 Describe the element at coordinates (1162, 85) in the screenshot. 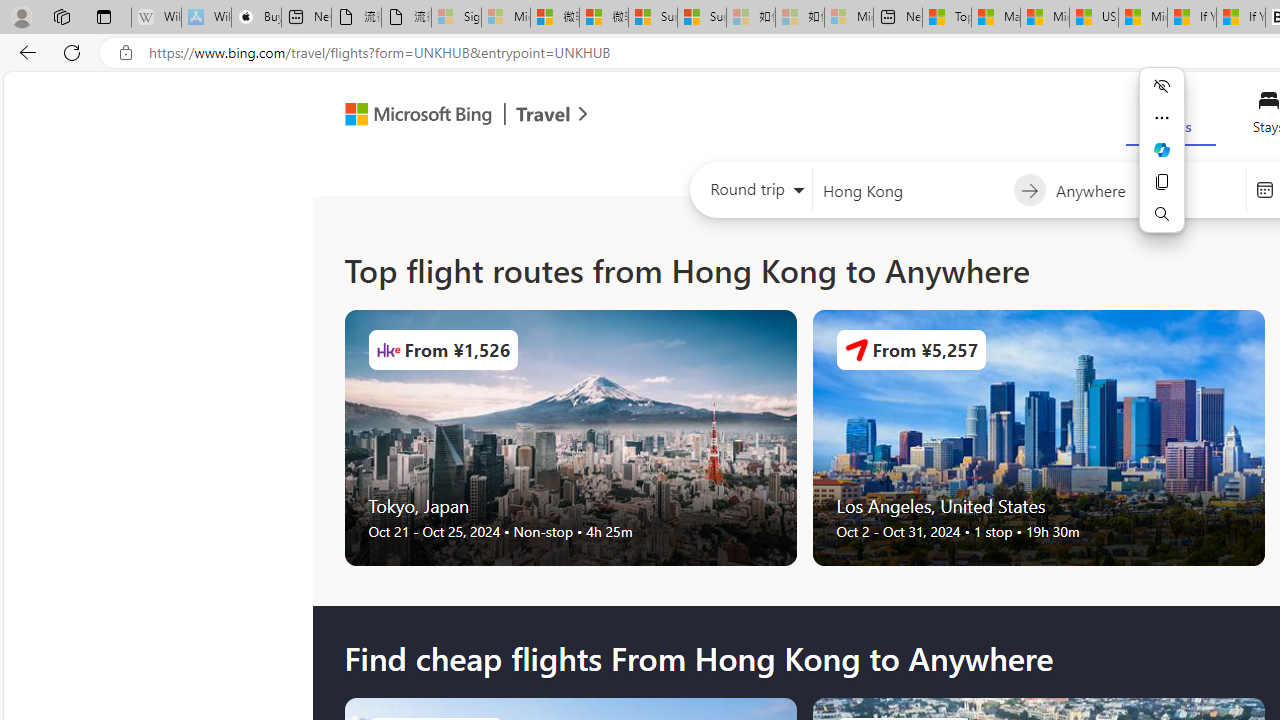

I see `'Hide menu'` at that location.